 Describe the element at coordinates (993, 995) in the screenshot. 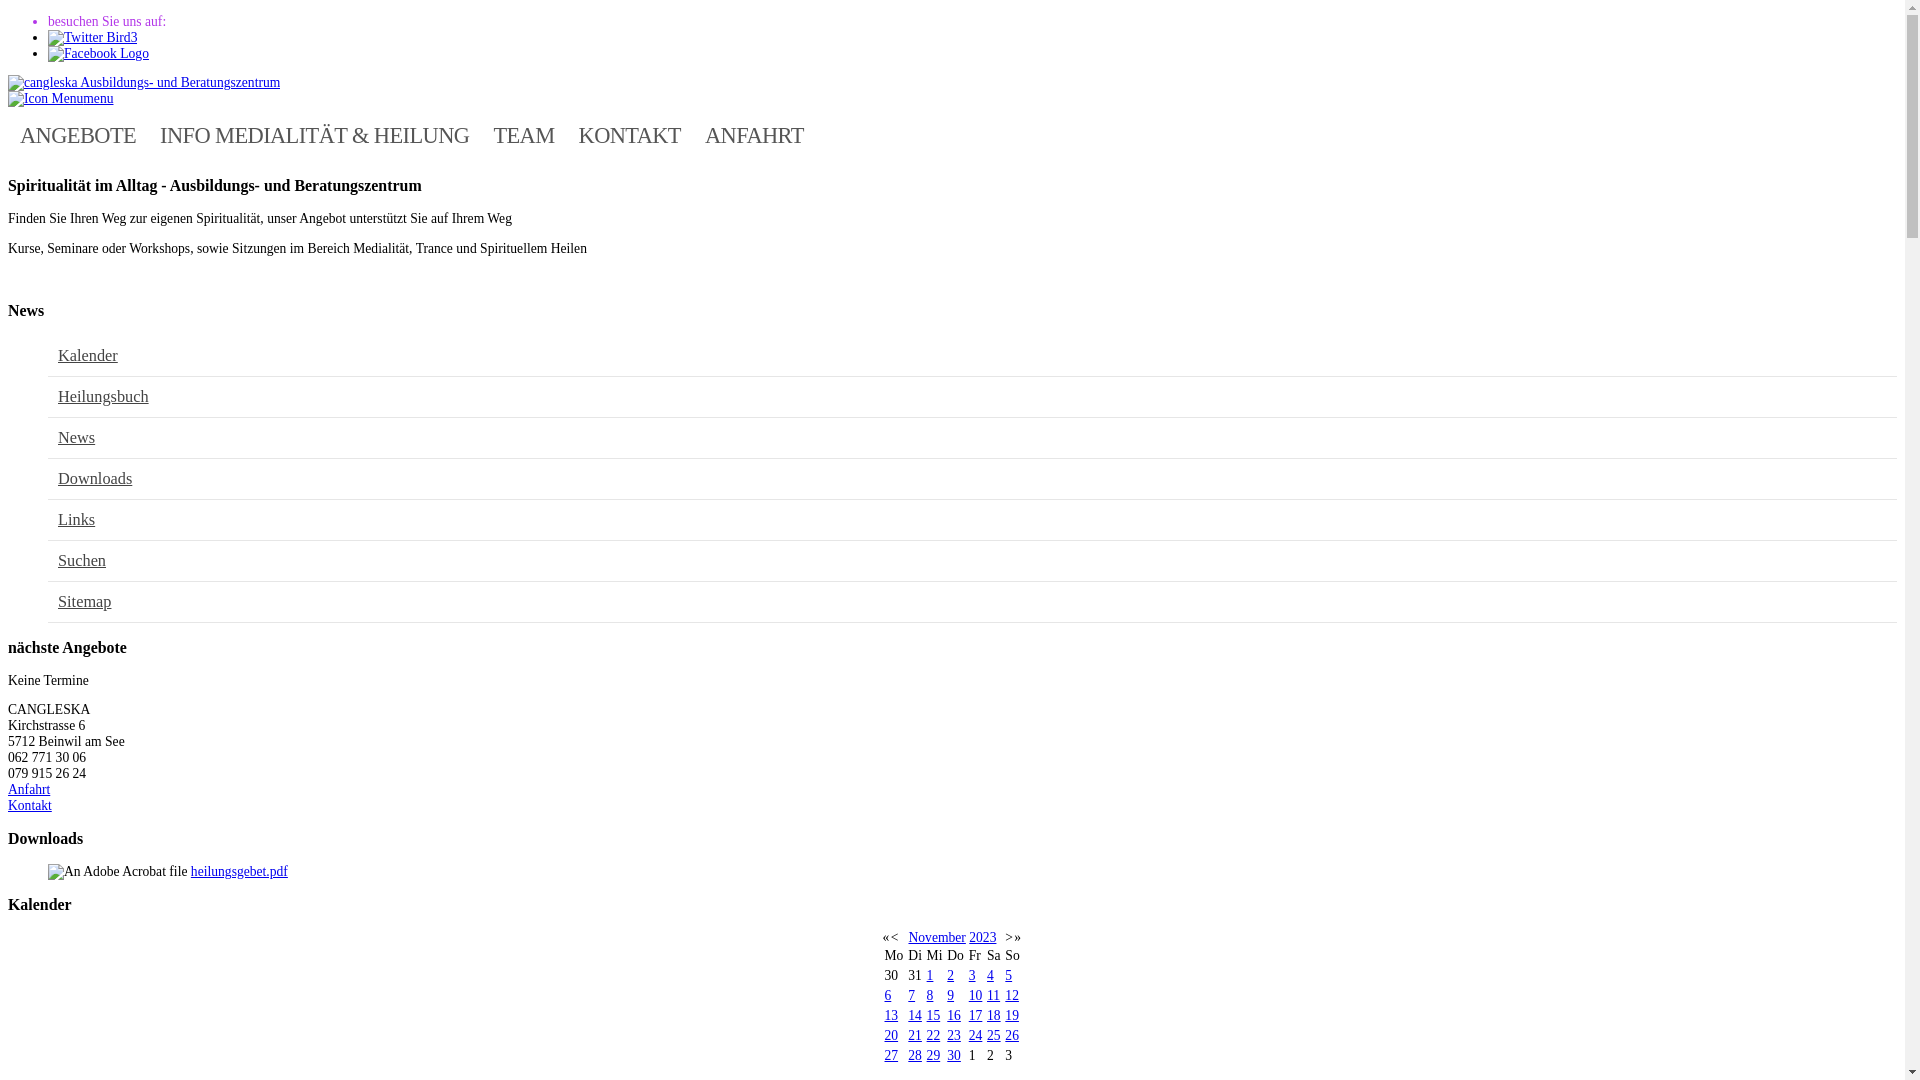

I see `'11'` at that location.